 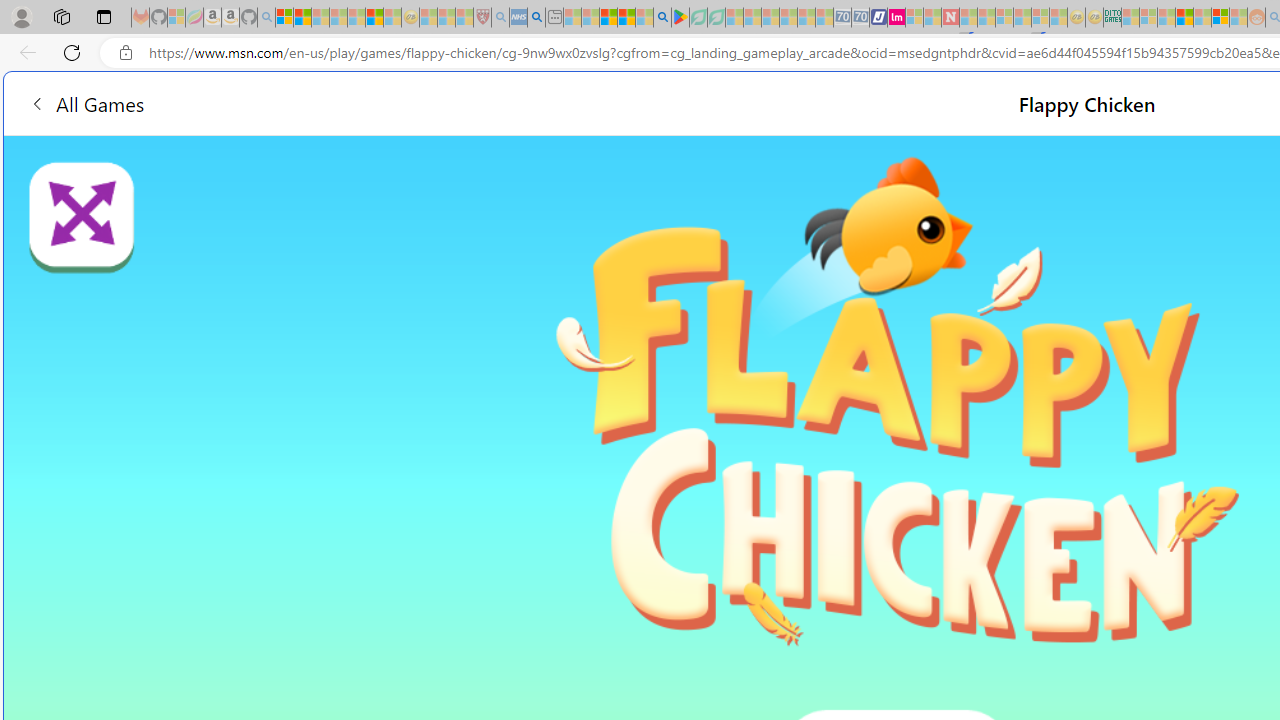 What do you see at coordinates (625, 17) in the screenshot?
I see `'Pets - MSN'` at bounding box center [625, 17].